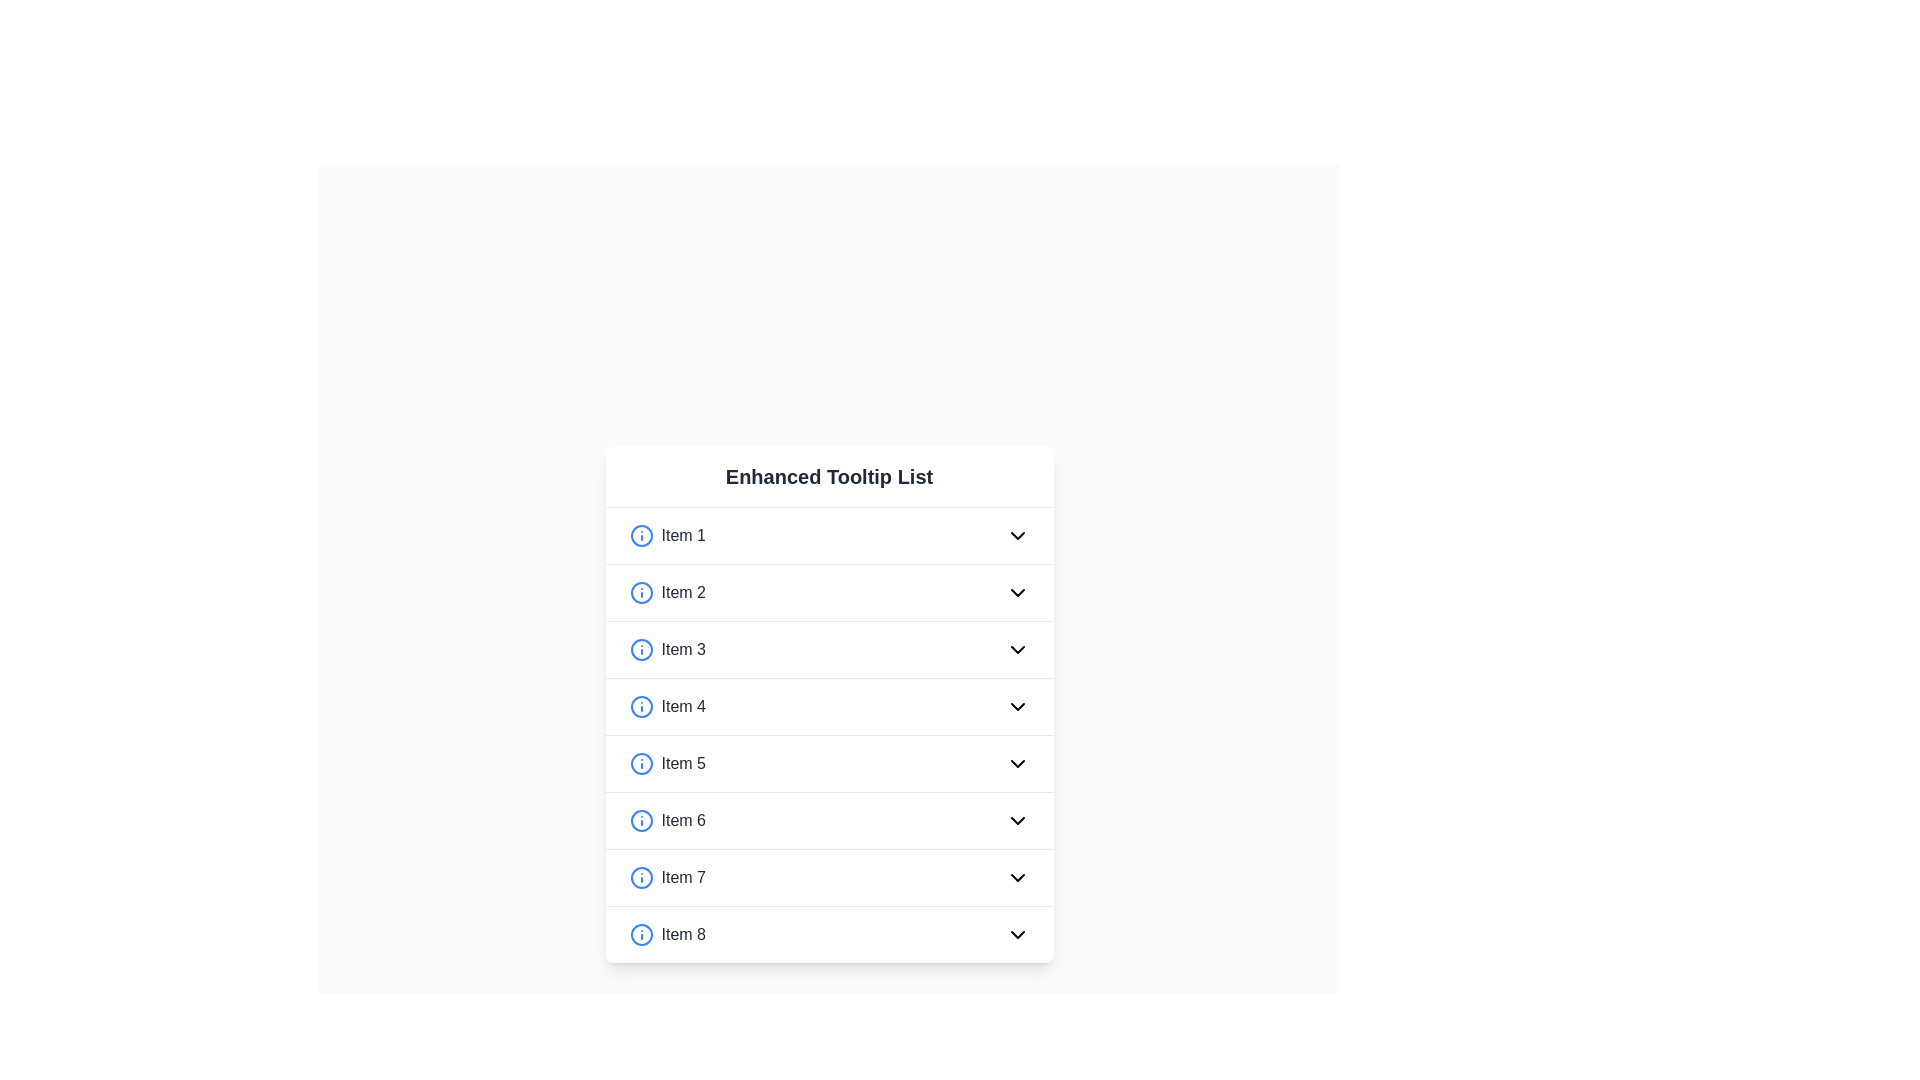 This screenshot has height=1080, width=1920. Describe the element at coordinates (683, 592) in the screenshot. I see `the static text label that serves as the label for the second item in the 'Enhanced Tooltip List', located between a blue info icon and an arrow icon` at that location.